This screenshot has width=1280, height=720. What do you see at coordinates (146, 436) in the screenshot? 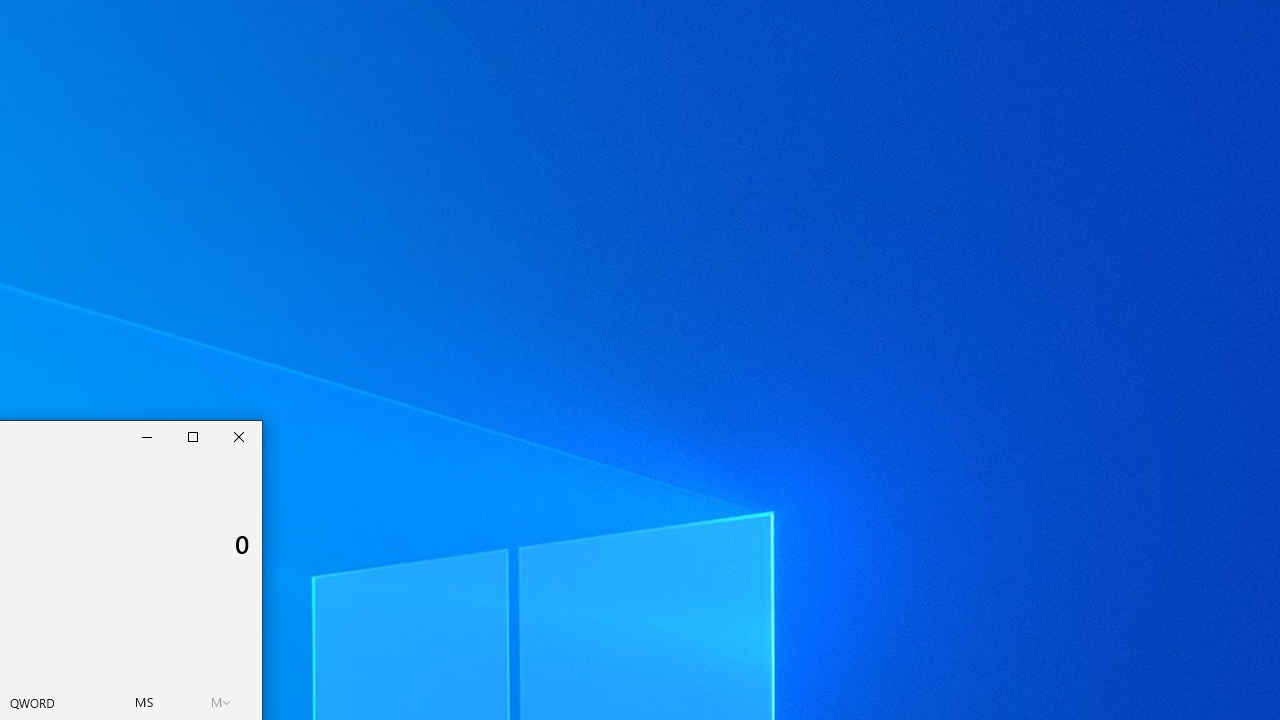
I see `'Minimize Calculator'` at bounding box center [146, 436].